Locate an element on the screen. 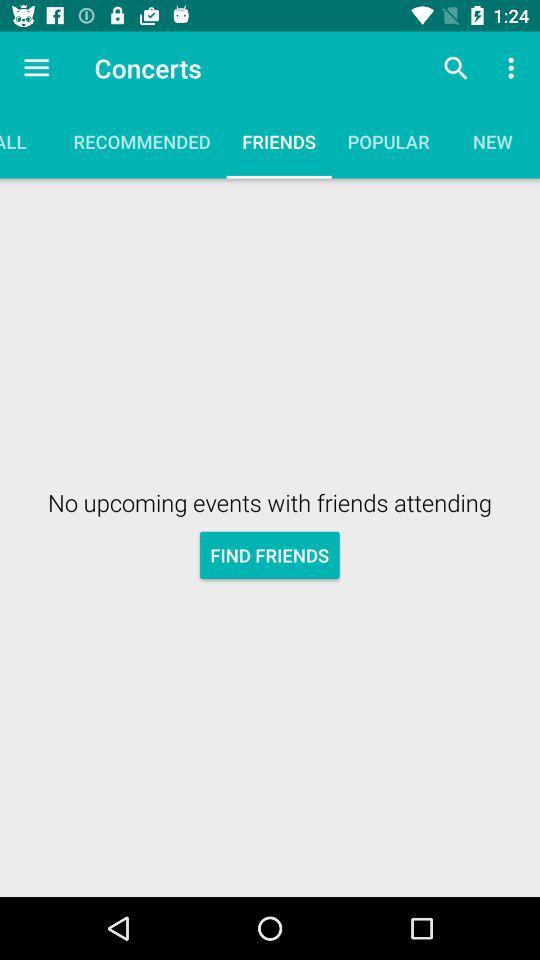 The width and height of the screenshot is (540, 960). the item to the right of concerts item is located at coordinates (455, 68).